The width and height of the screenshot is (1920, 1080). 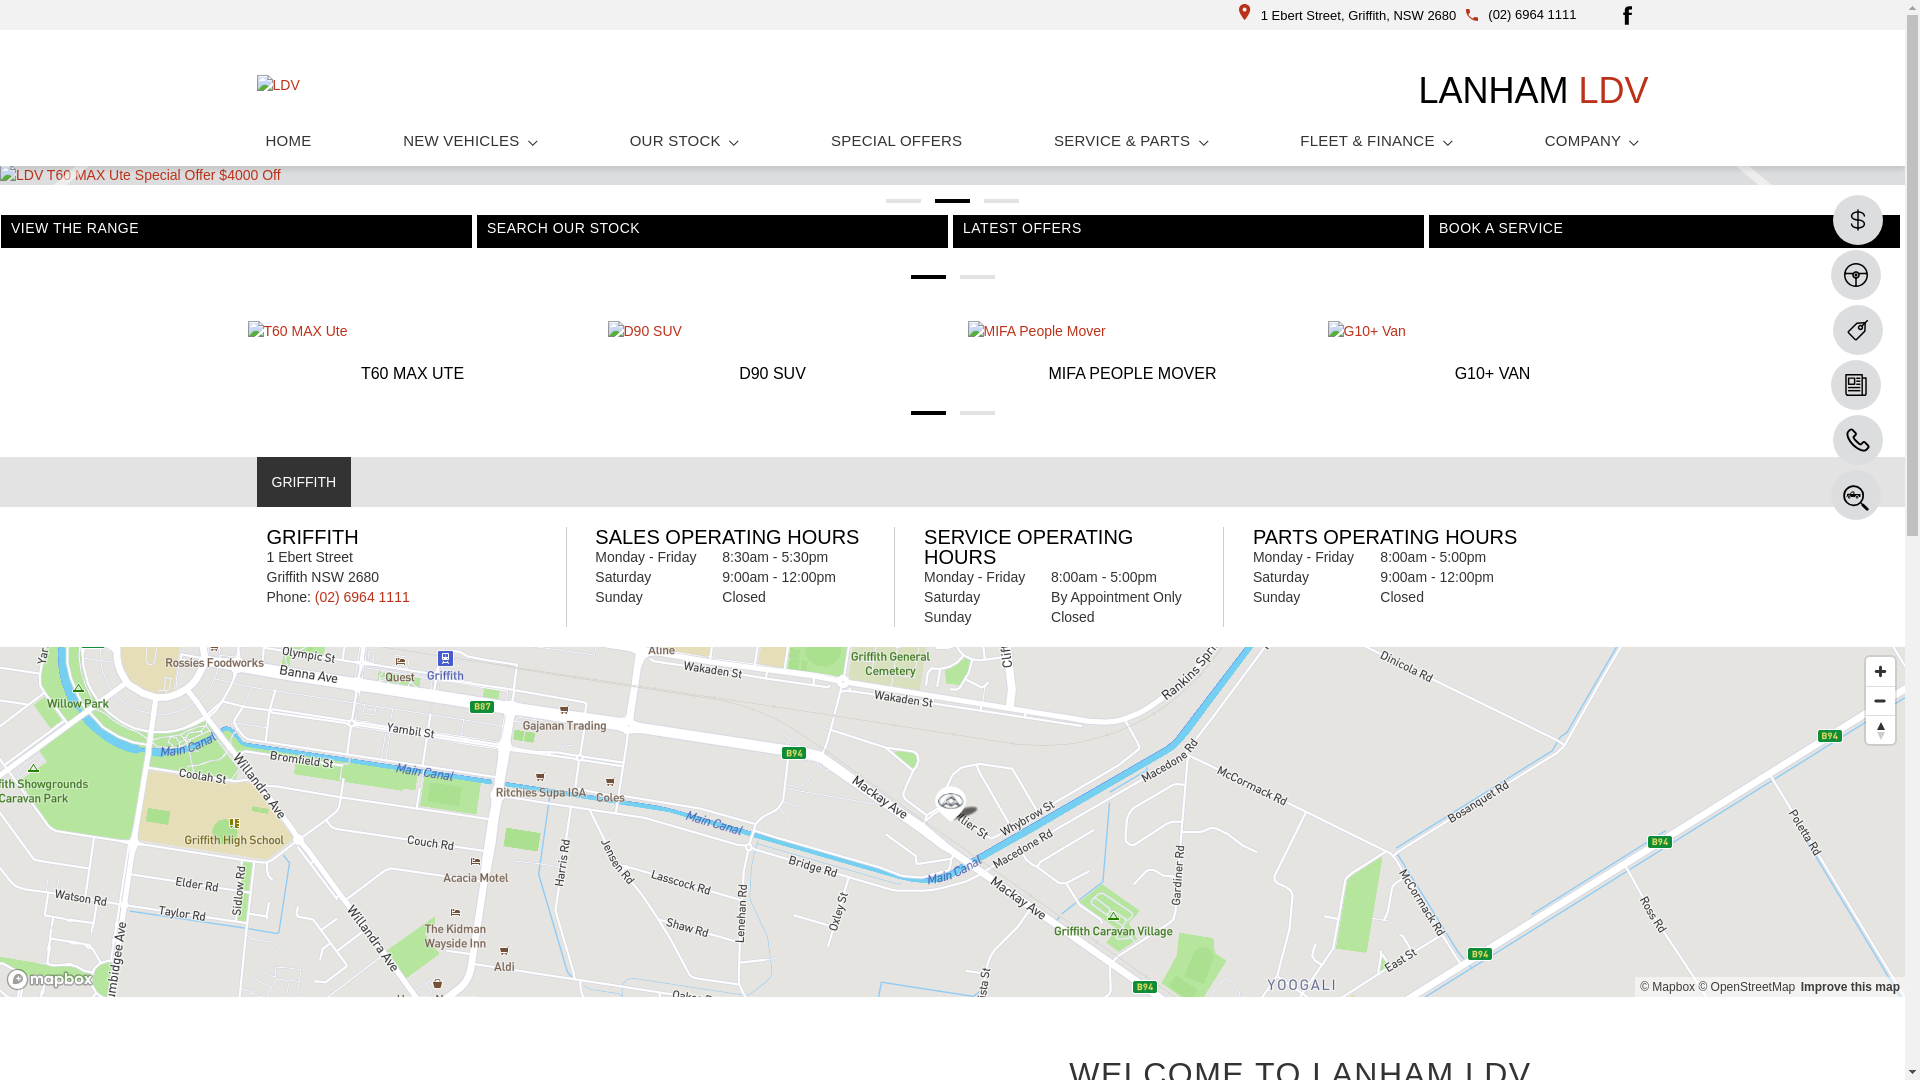 What do you see at coordinates (1348, 15) in the screenshot?
I see `'1 Ebert Street, Griffith, NSW 2680'` at bounding box center [1348, 15].